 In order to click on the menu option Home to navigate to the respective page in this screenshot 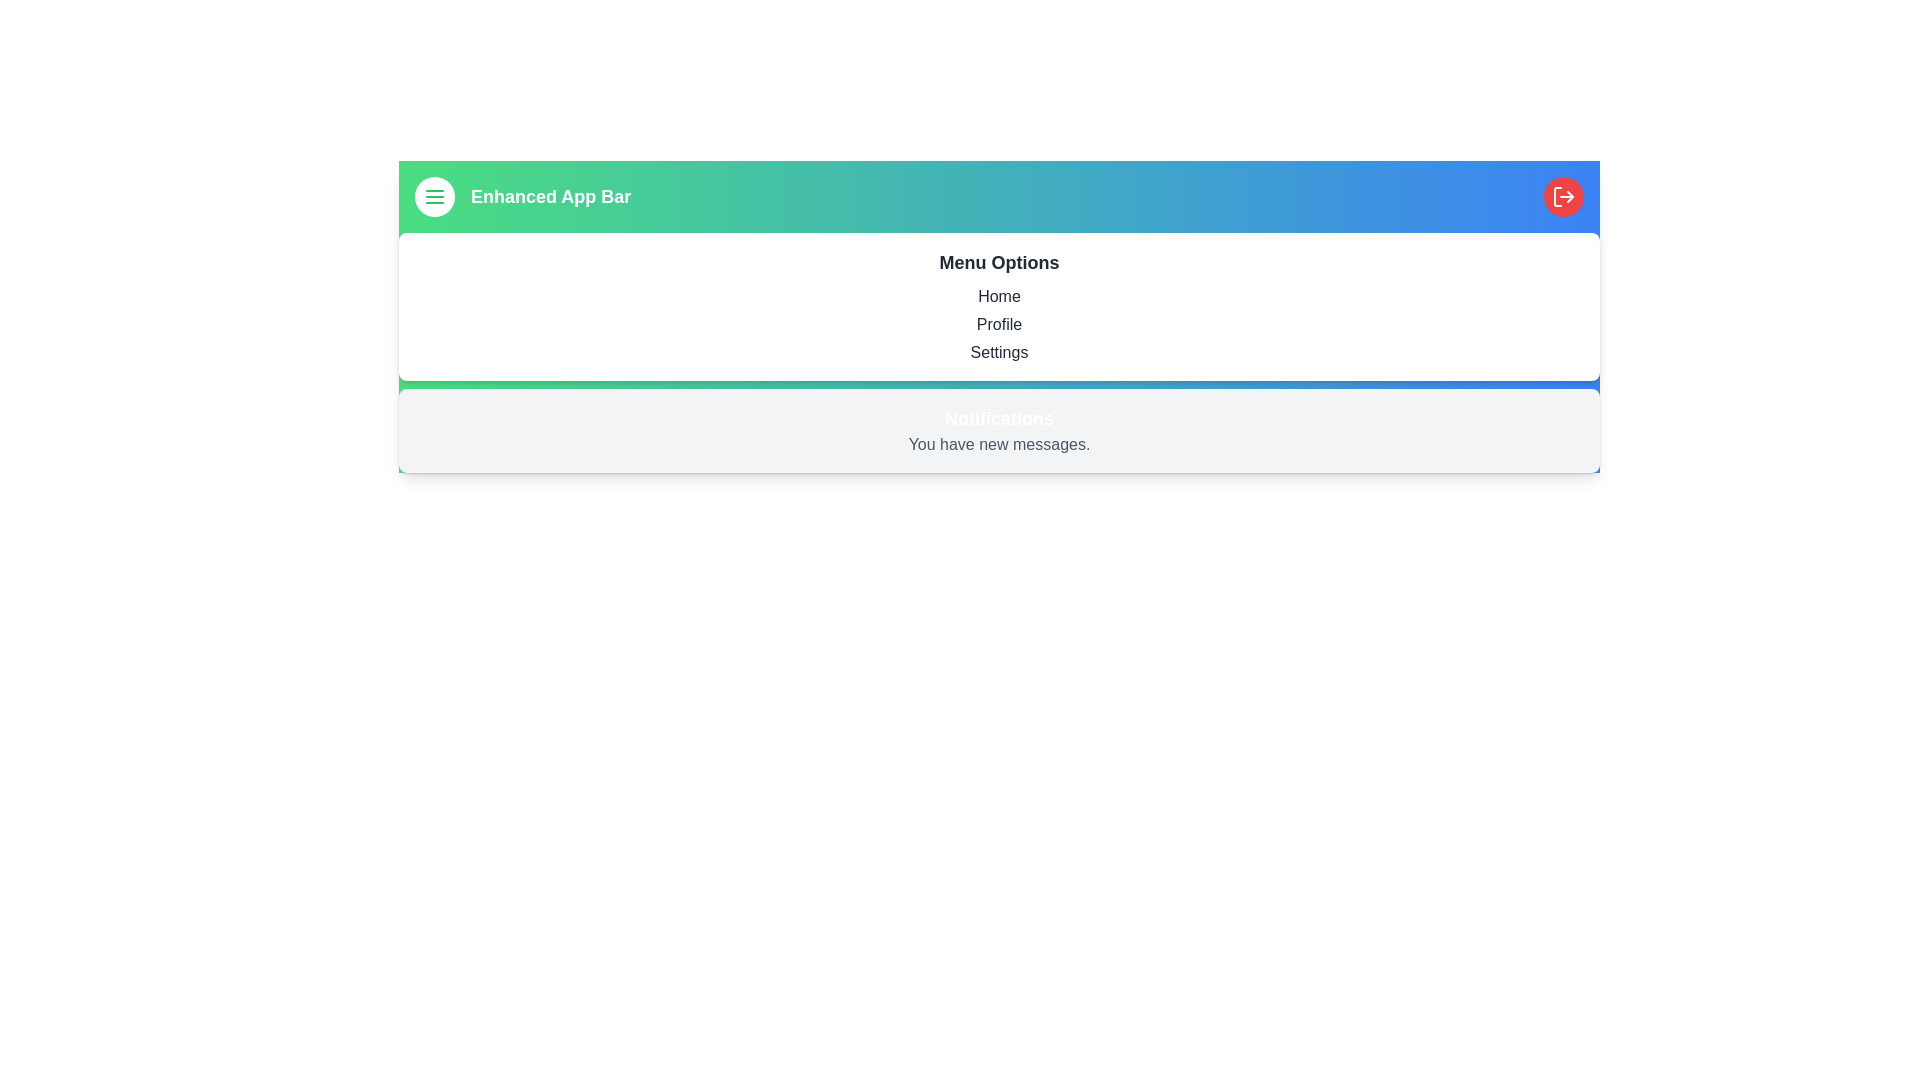, I will do `click(999, 297)`.